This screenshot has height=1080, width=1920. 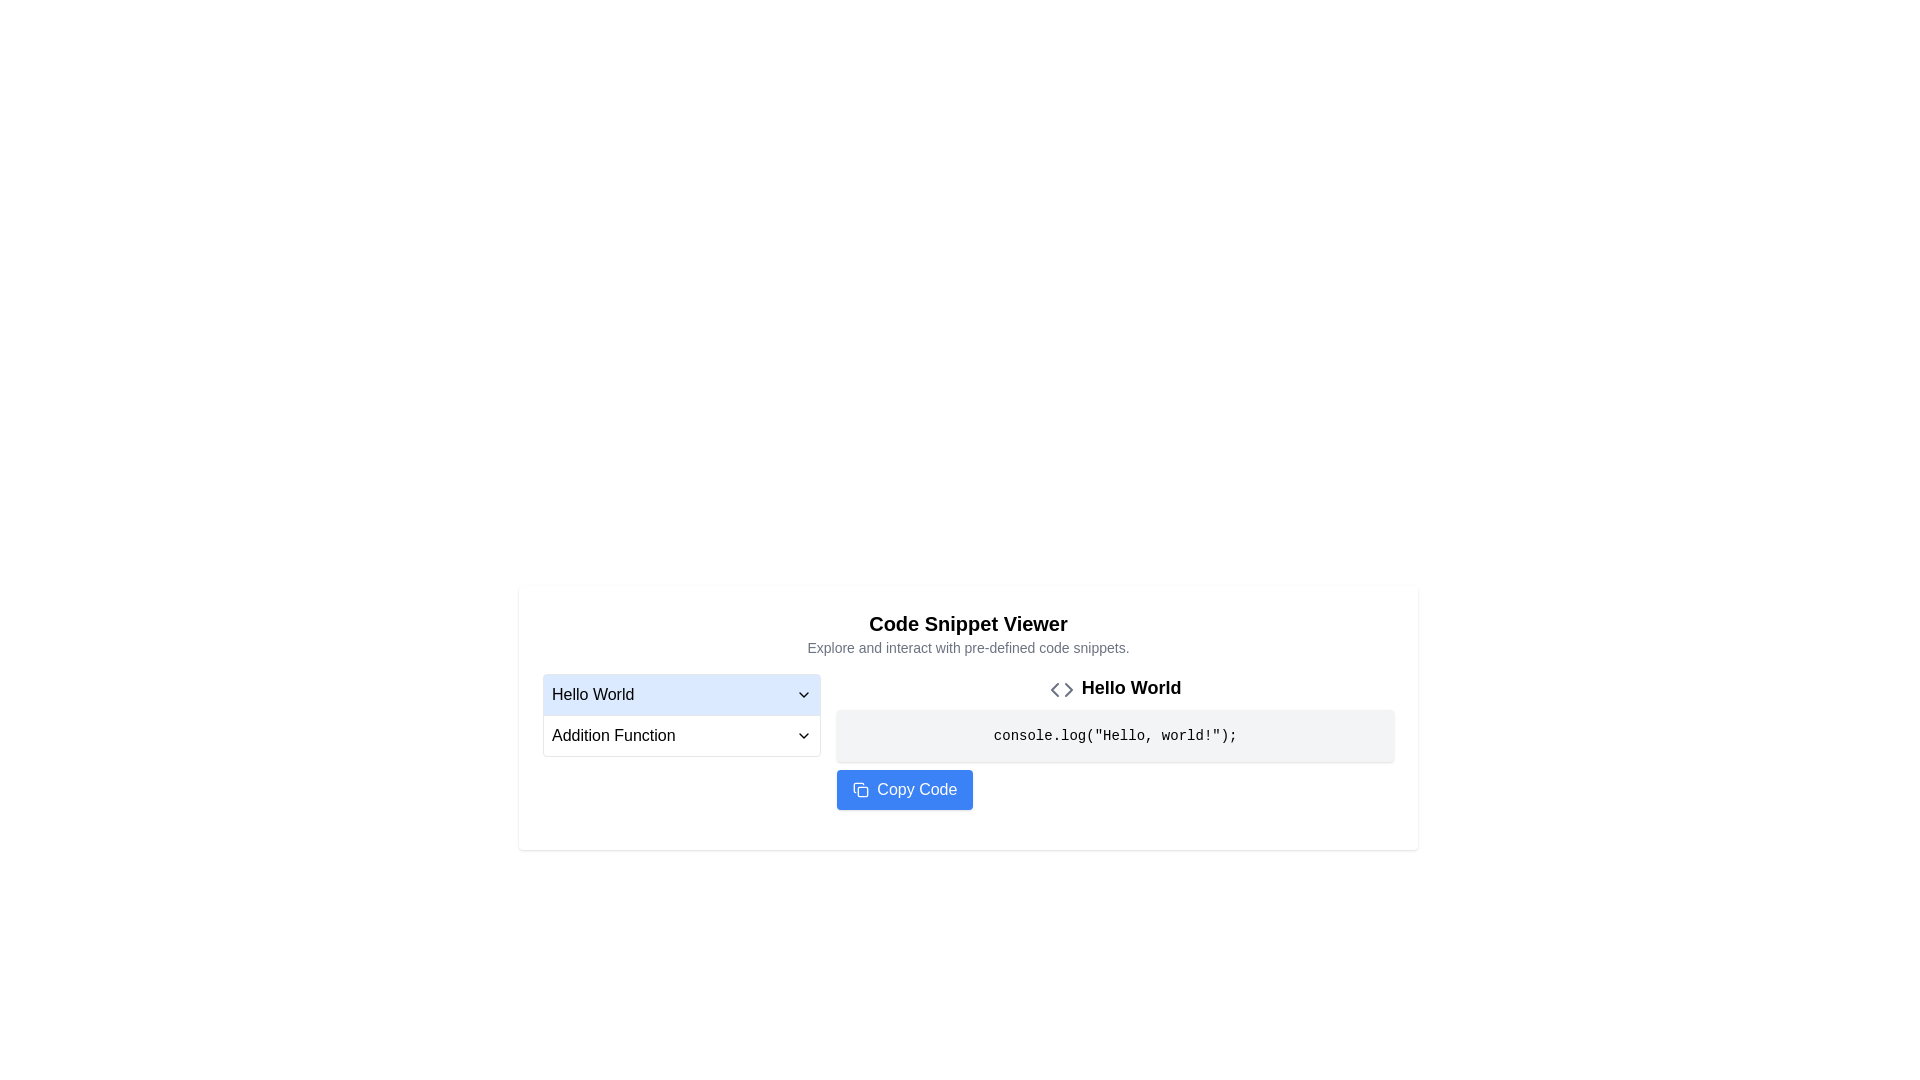 I want to click on the informational text label that displays 'Hello World', which serves as a title or header, located to the right of an icon and other graphical elements, so click(x=1131, y=686).